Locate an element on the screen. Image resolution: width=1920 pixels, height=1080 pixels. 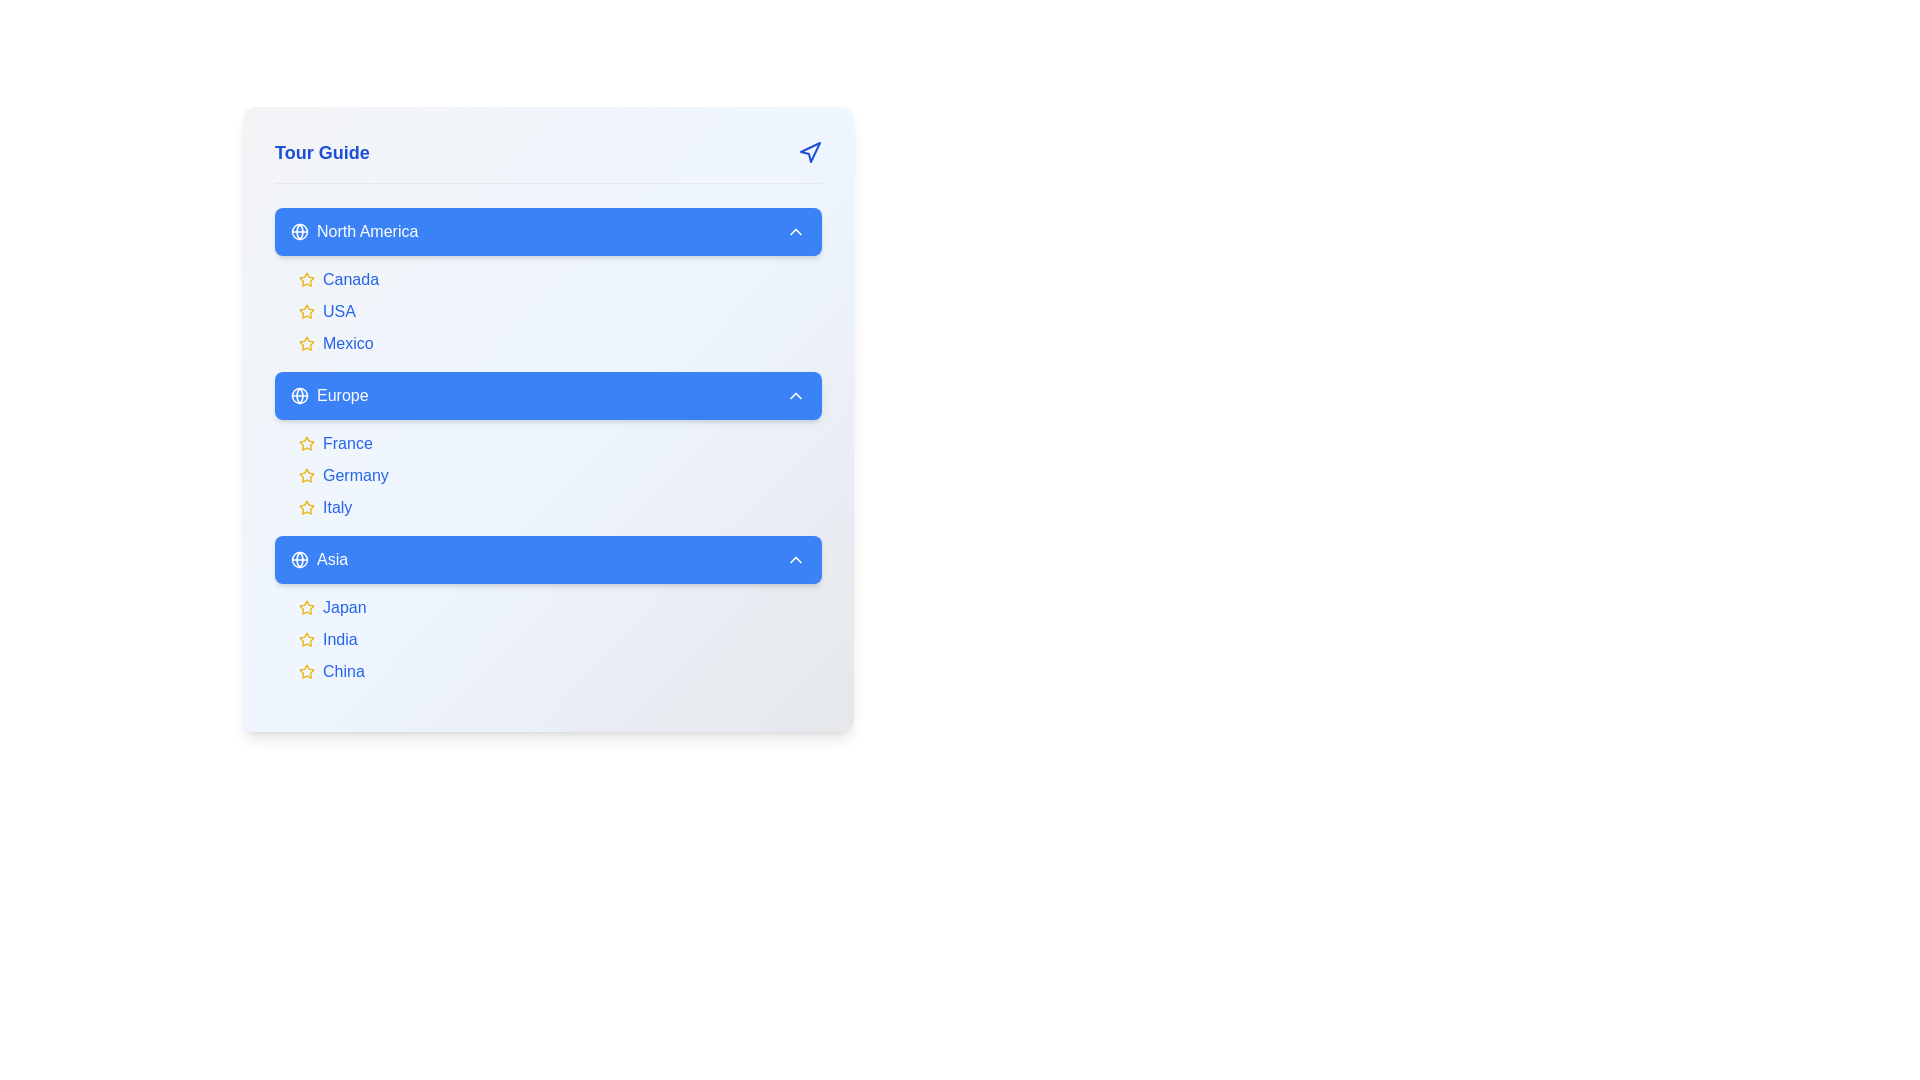
the rightmost icon in the header section of the 'Tour Guide' panel, which represents navigation or movement features is located at coordinates (810, 152).